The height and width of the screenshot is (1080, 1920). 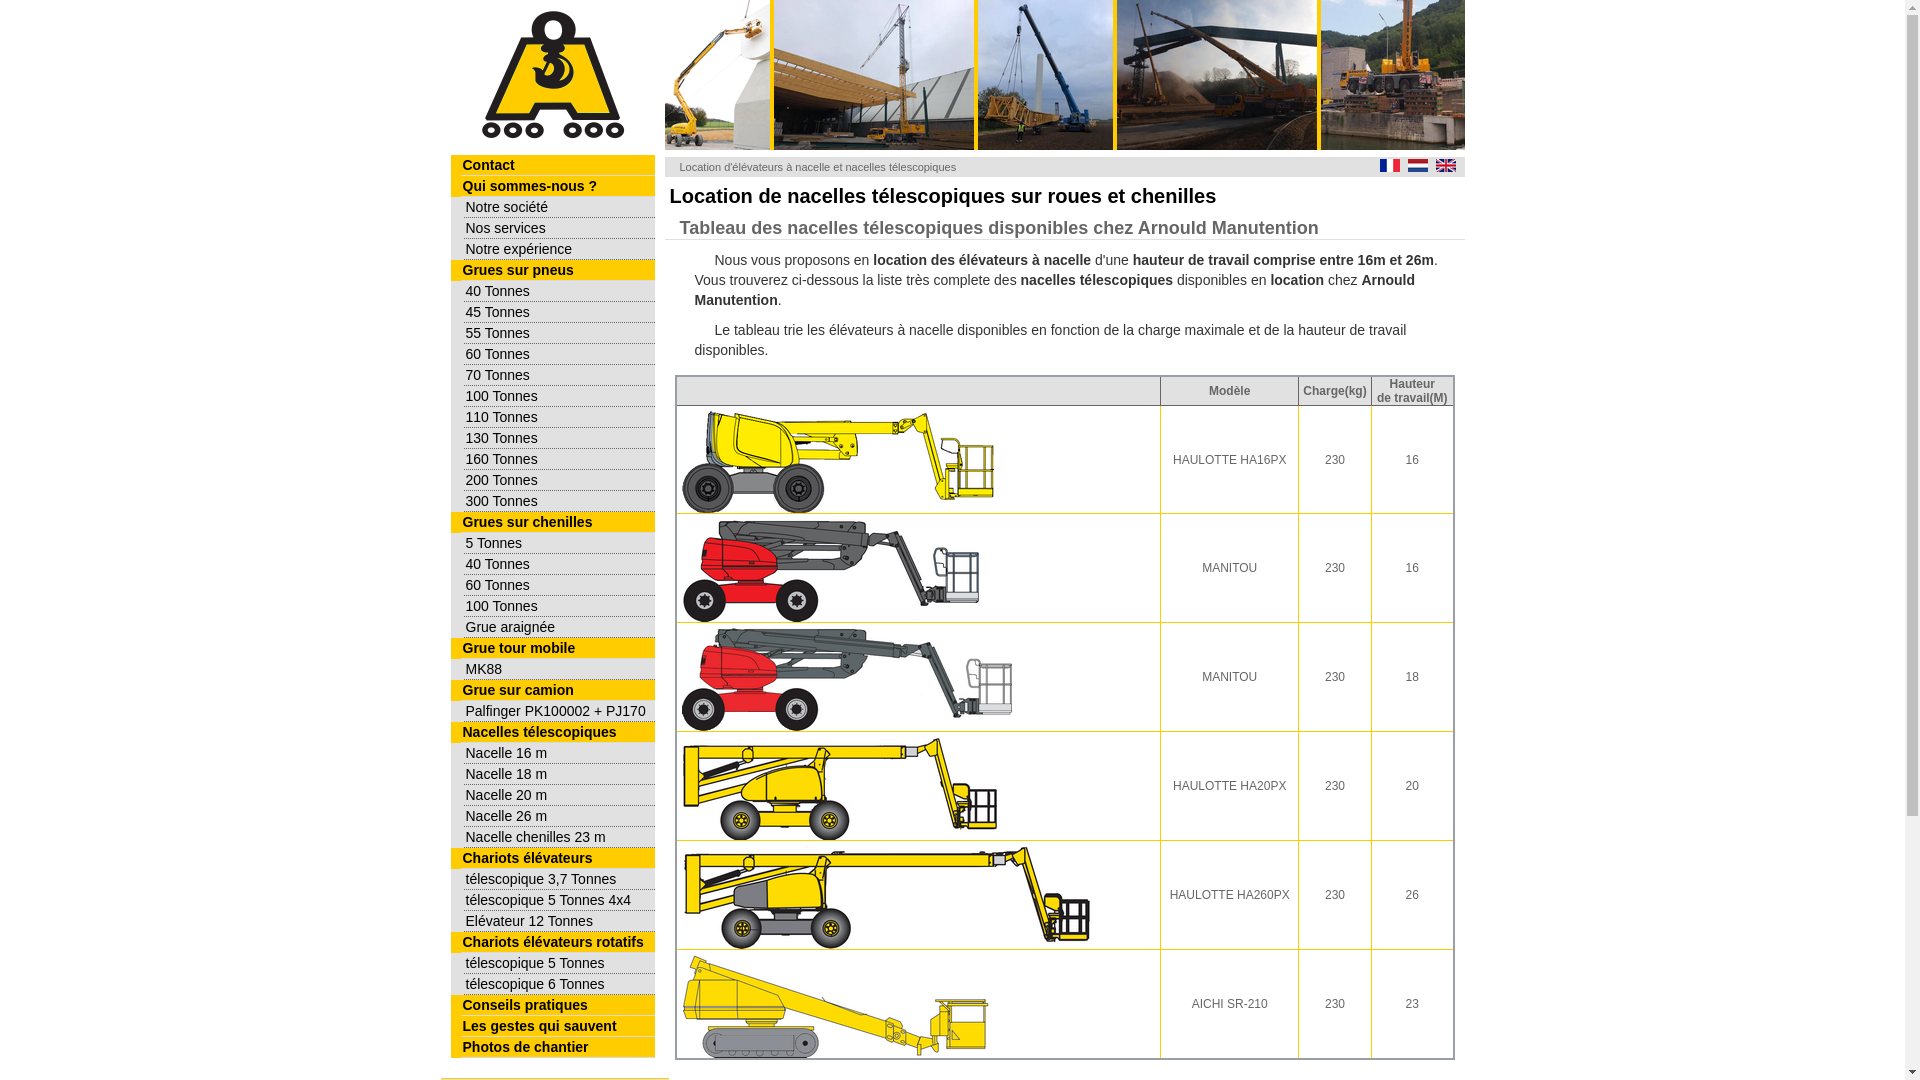 What do you see at coordinates (559, 816) in the screenshot?
I see `'Nacelle 26 m'` at bounding box center [559, 816].